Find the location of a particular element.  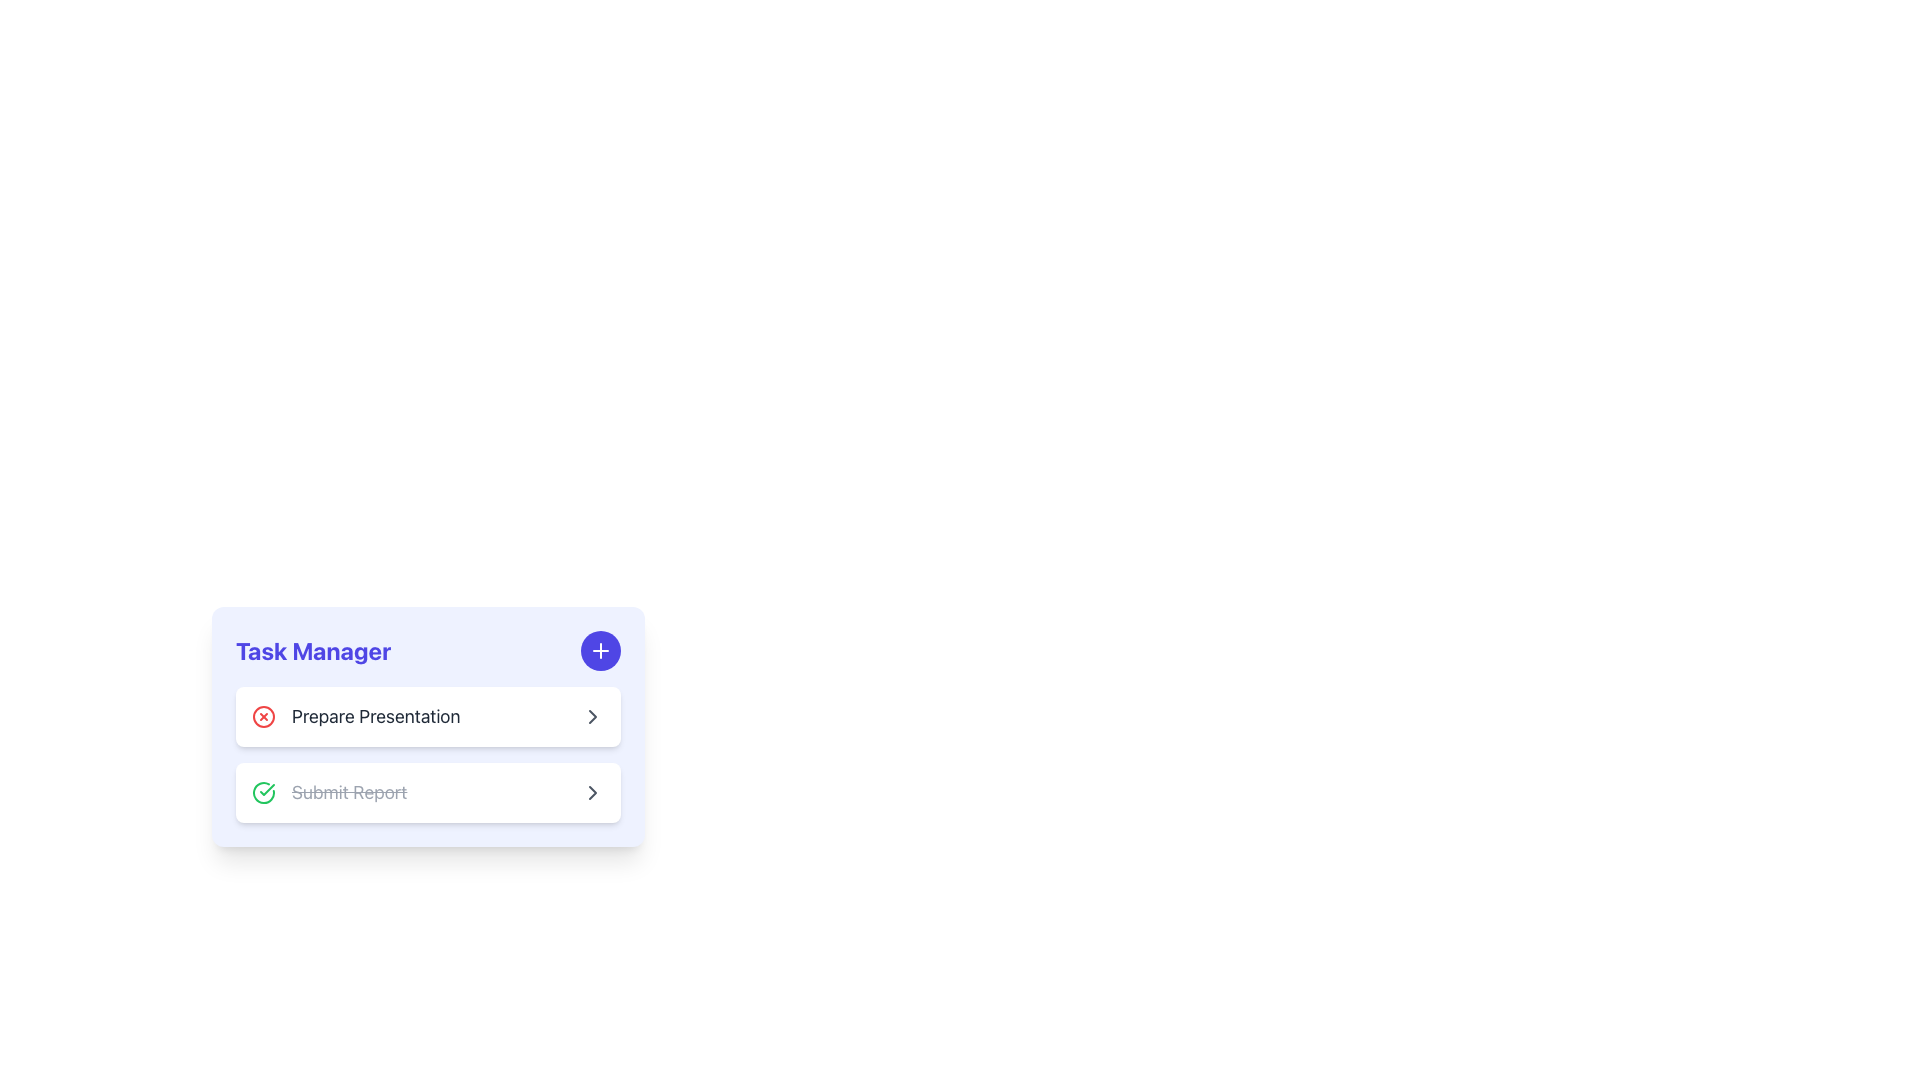

the rightward-pointing gray arrow icon located at the end of the 'Submit Report' task item is located at coordinates (592, 792).